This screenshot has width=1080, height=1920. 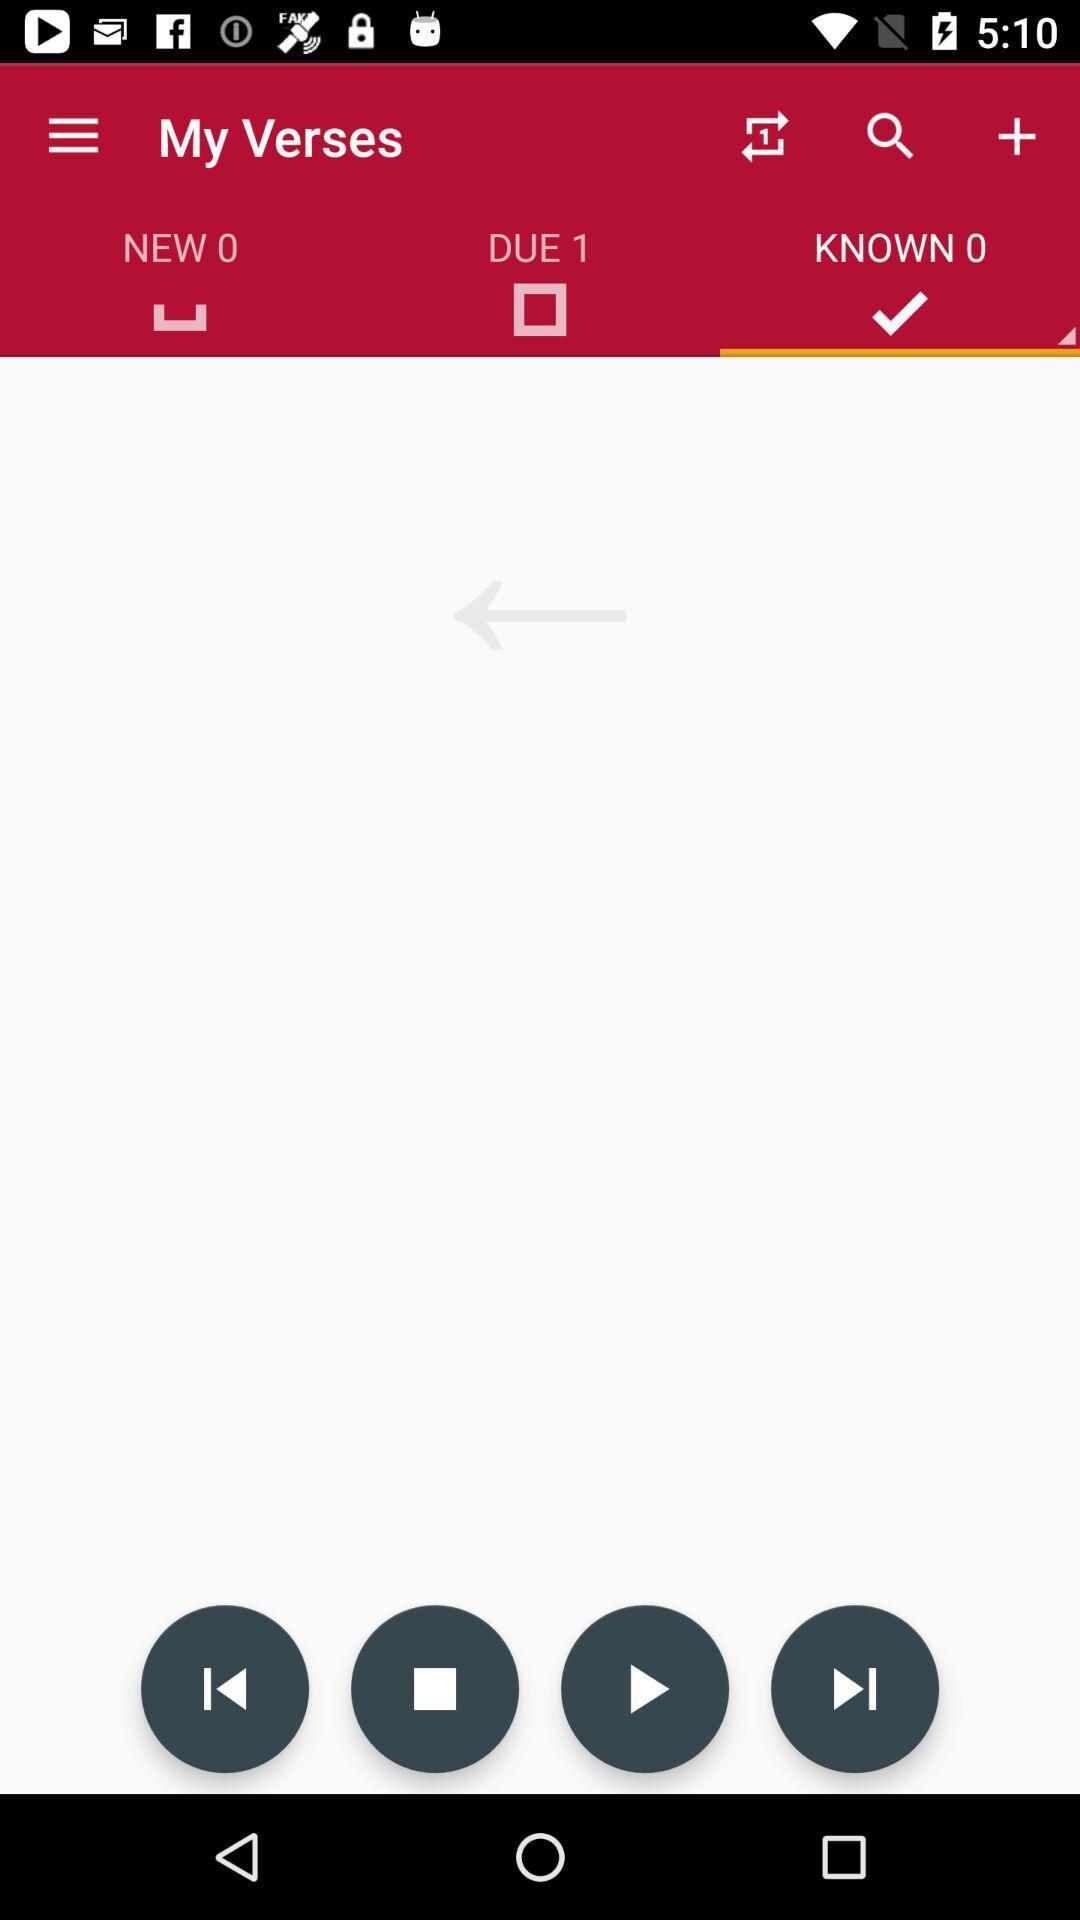 I want to click on the skip_next icon, so click(x=855, y=1688).